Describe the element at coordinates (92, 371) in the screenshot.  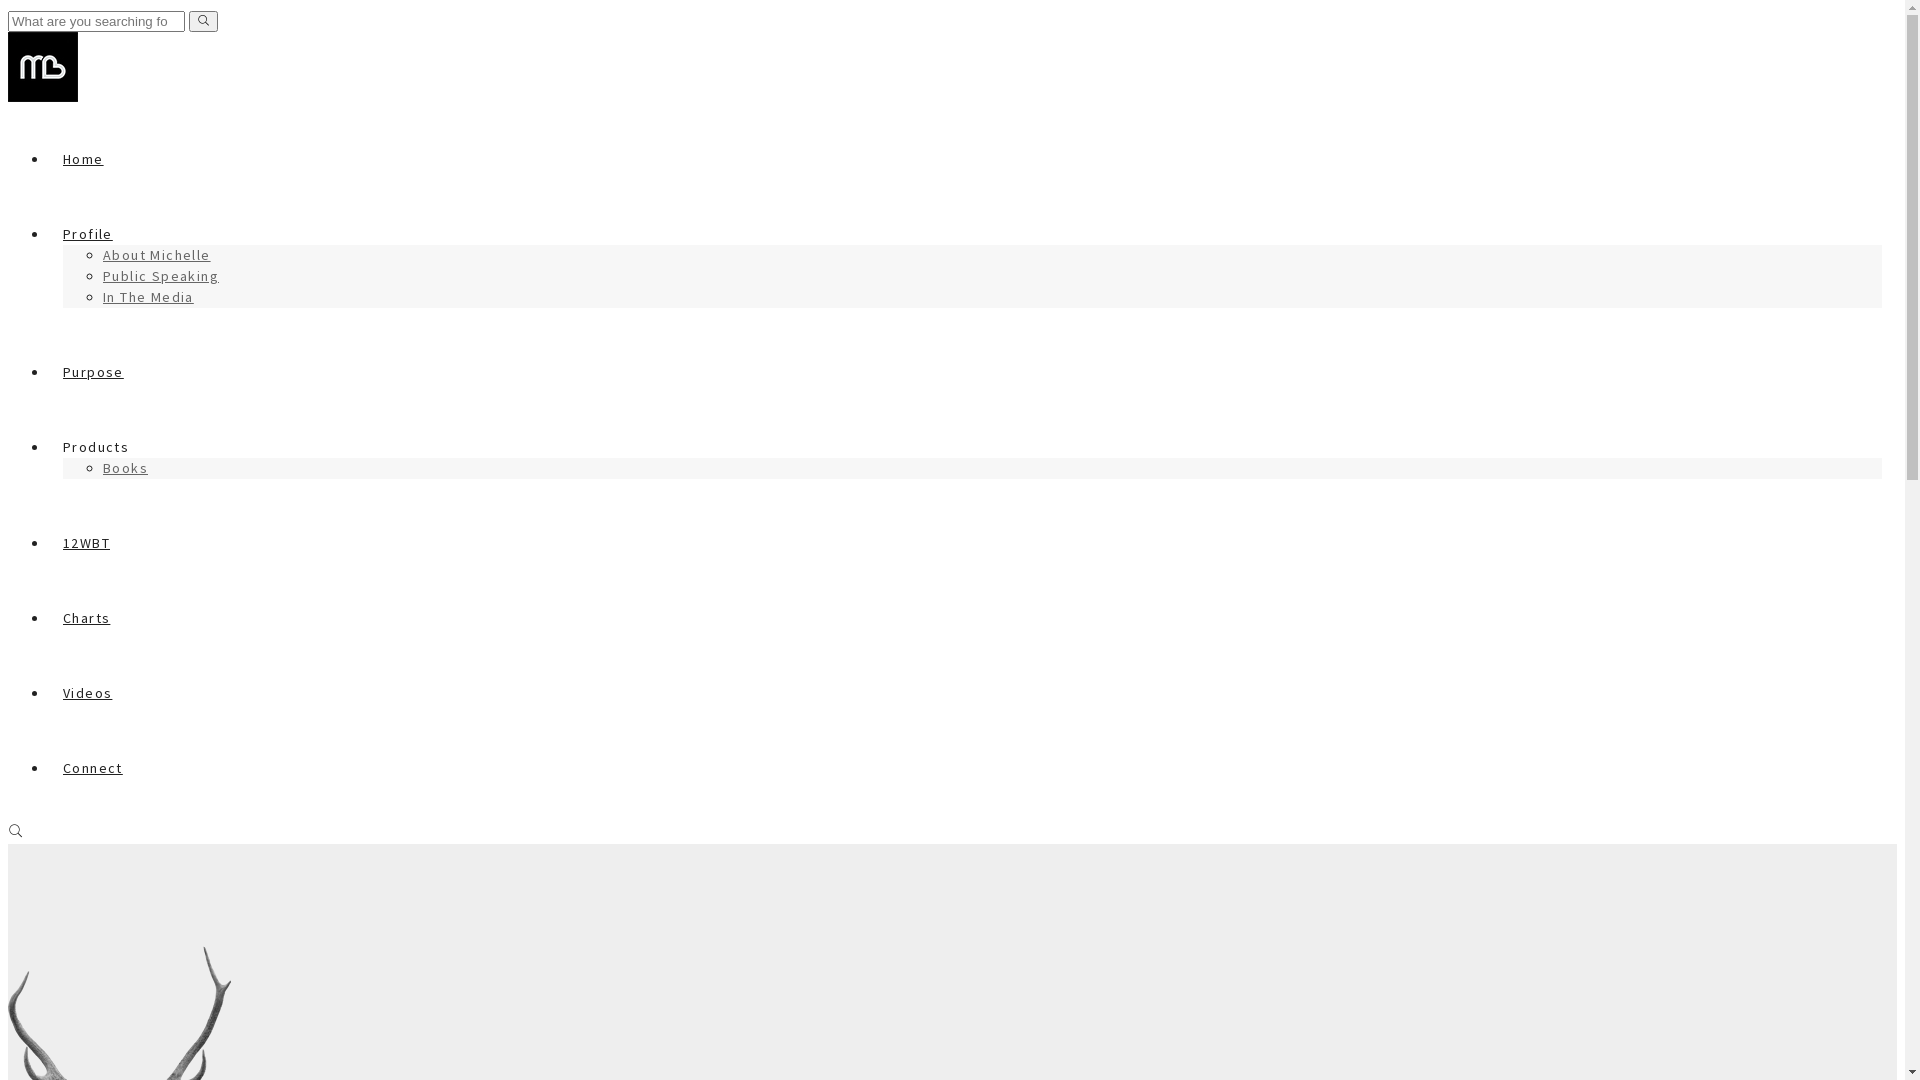
I see `'Purpose'` at that location.